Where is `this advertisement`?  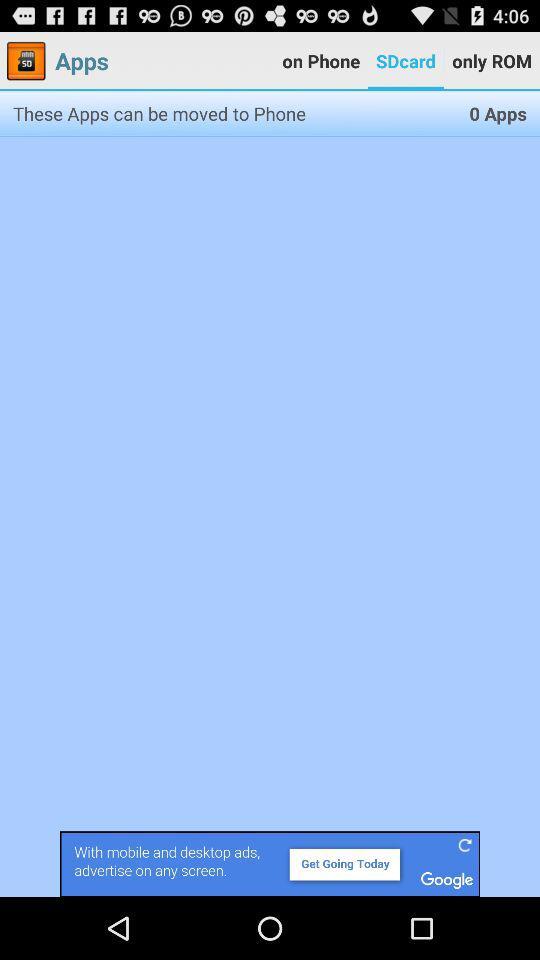 this advertisement is located at coordinates (270, 863).